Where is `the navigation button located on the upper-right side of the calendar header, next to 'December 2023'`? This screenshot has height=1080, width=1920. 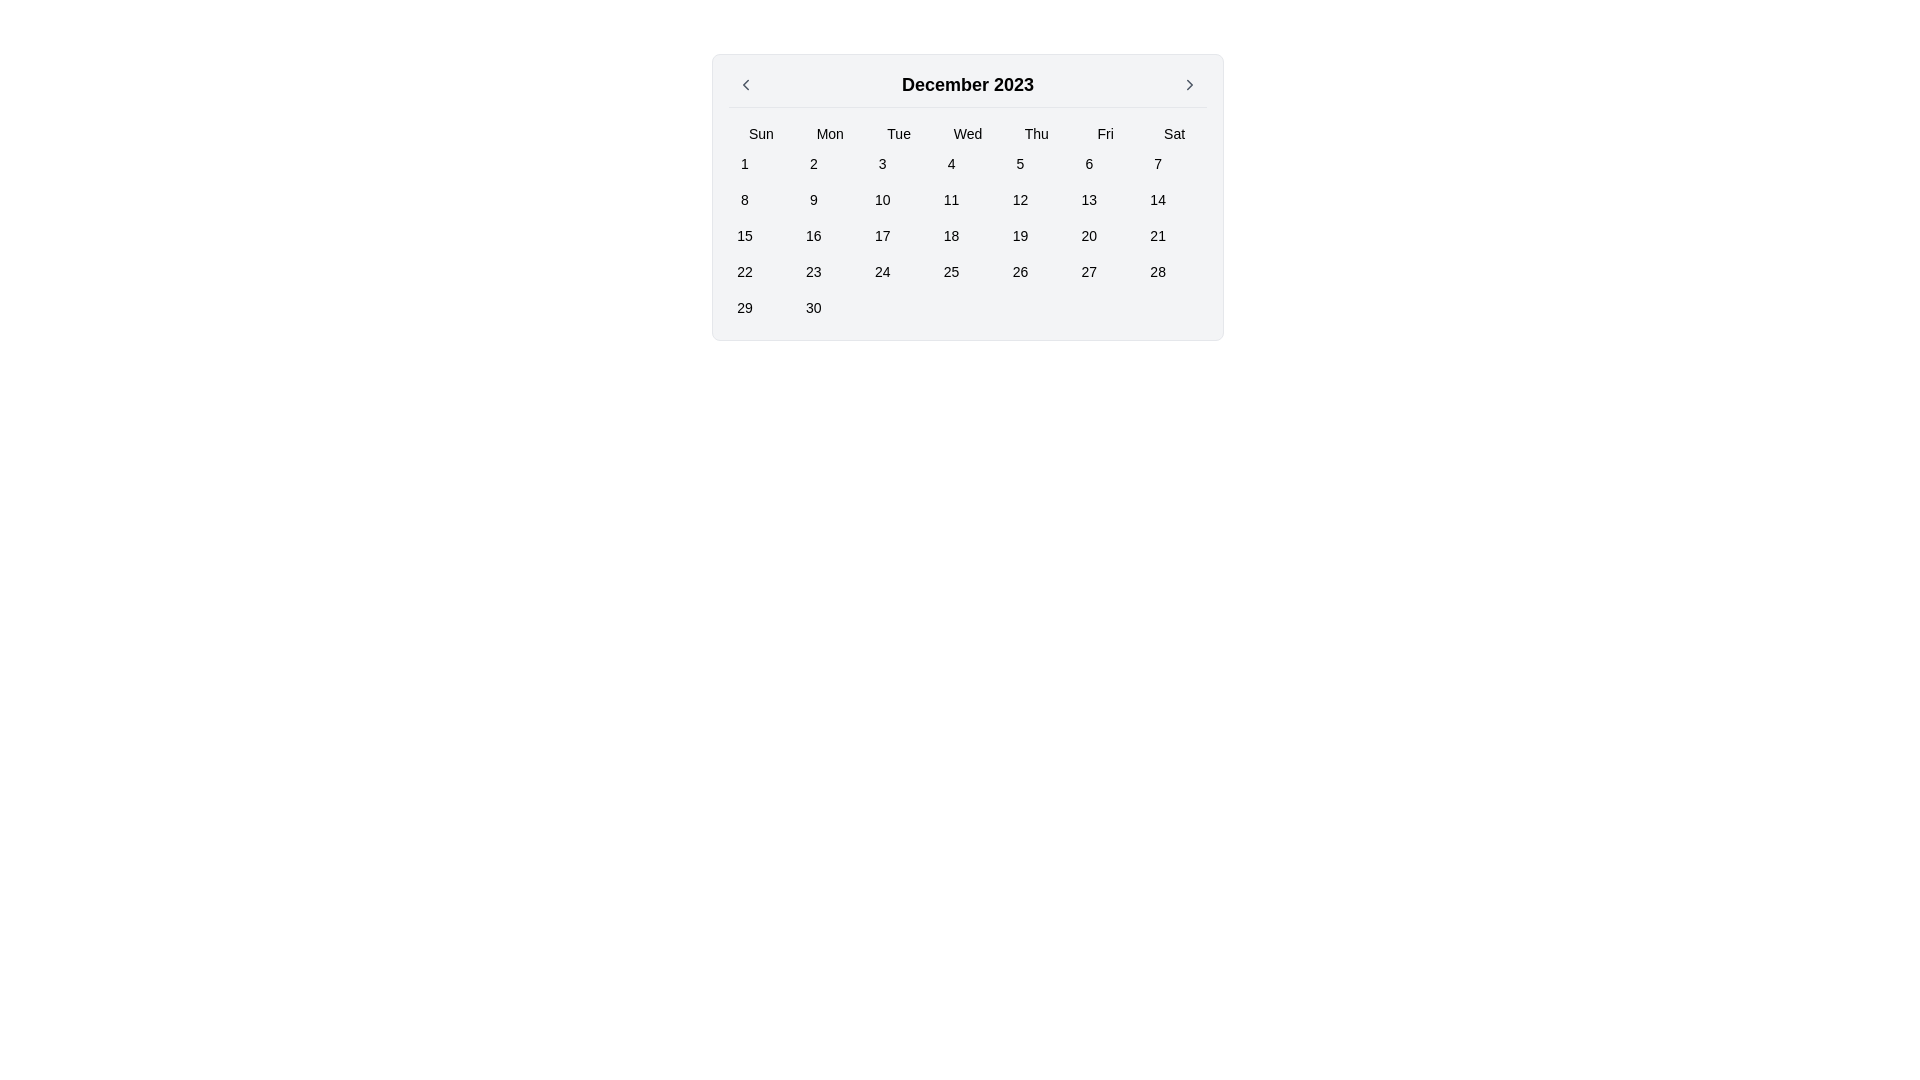 the navigation button located on the upper-right side of the calendar header, next to 'December 2023' is located at coordinates (1190, 83).